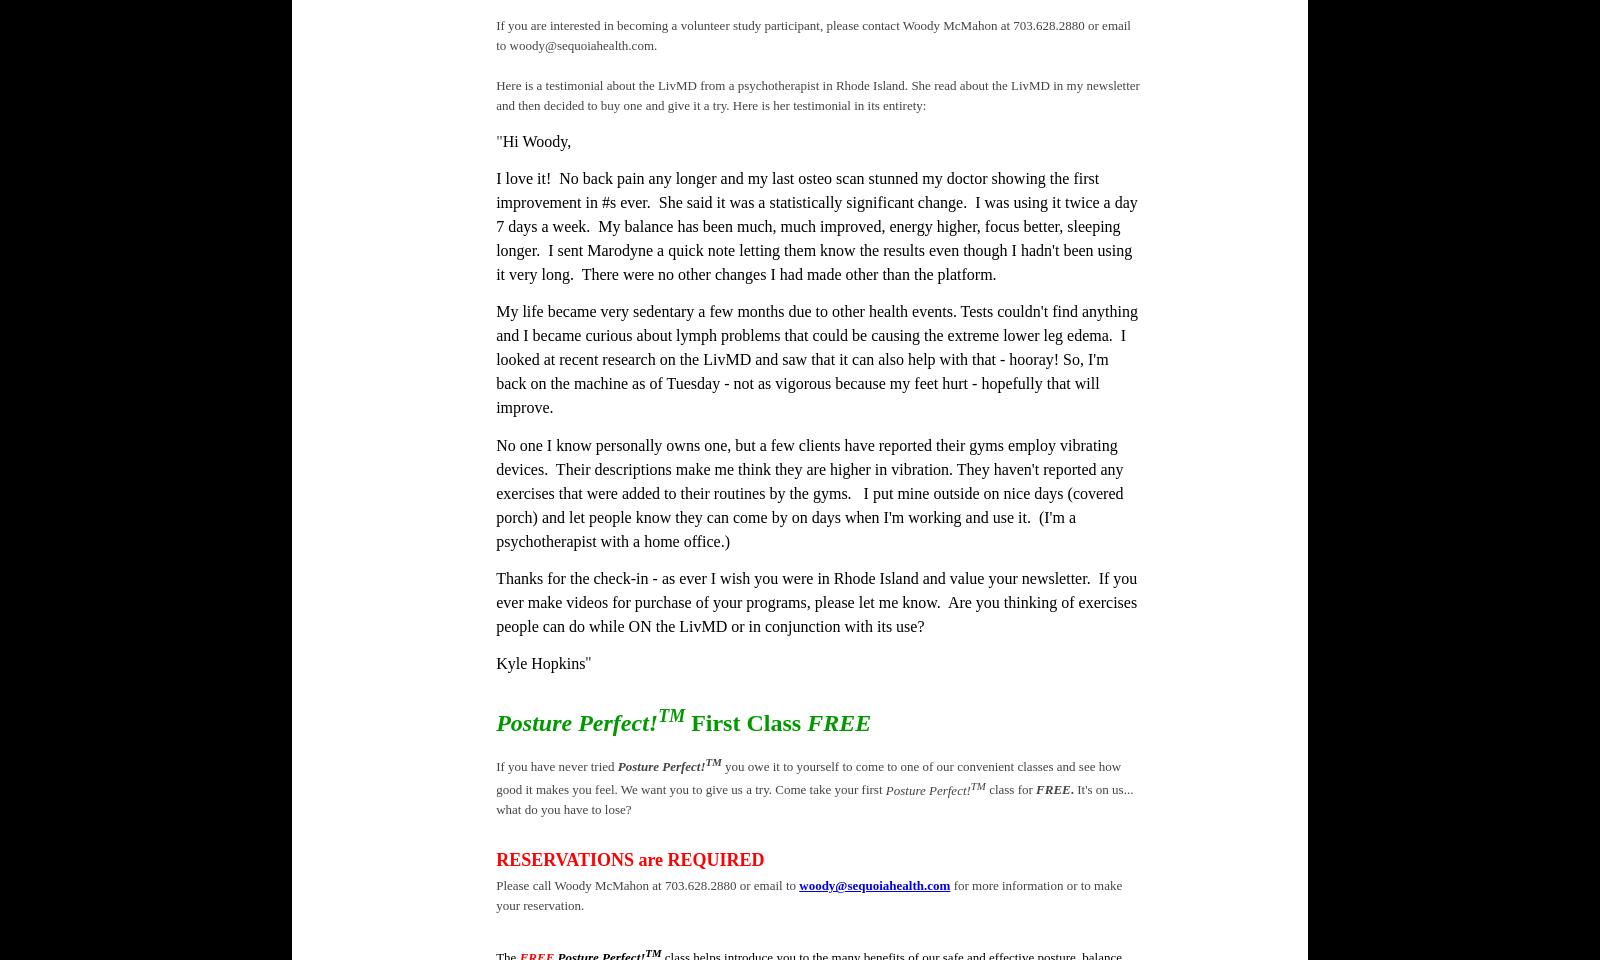  Describe the element at coordinates (815, 600) in the screenshot. I see `'Thanks for the check-in - as ever I wish you were in Rhode Island and value your newsletter.  If you ever make videos for purchase of your programs, please let me know.  Are you thinking of exercises people can do while ON the LivMD or in conjunction with its use?'` at that location.